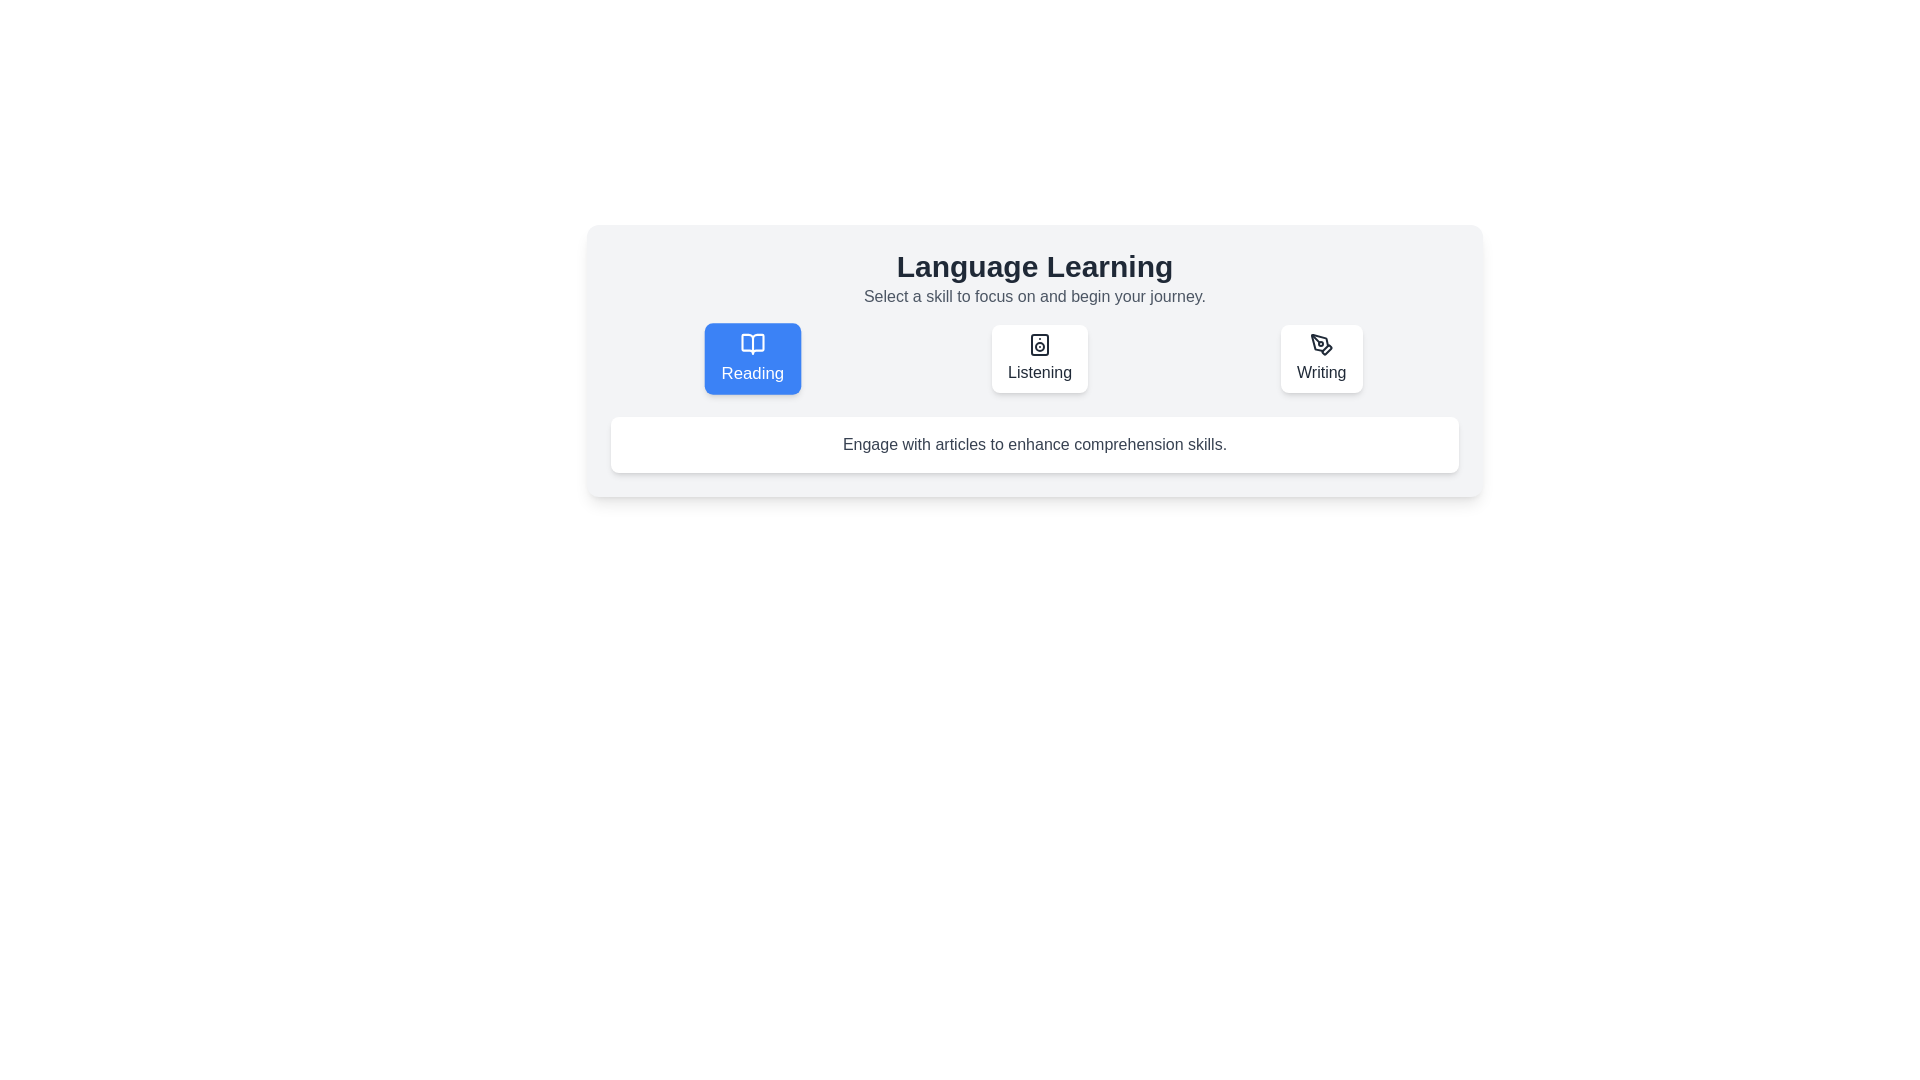 The width and height of the screenshot is (1920, 1080). What do you see at coordinates (1035, 361) in the screenshot?
I see `the second box in the row under the 'Language Learning' section` at bounding box center [1035, 361].